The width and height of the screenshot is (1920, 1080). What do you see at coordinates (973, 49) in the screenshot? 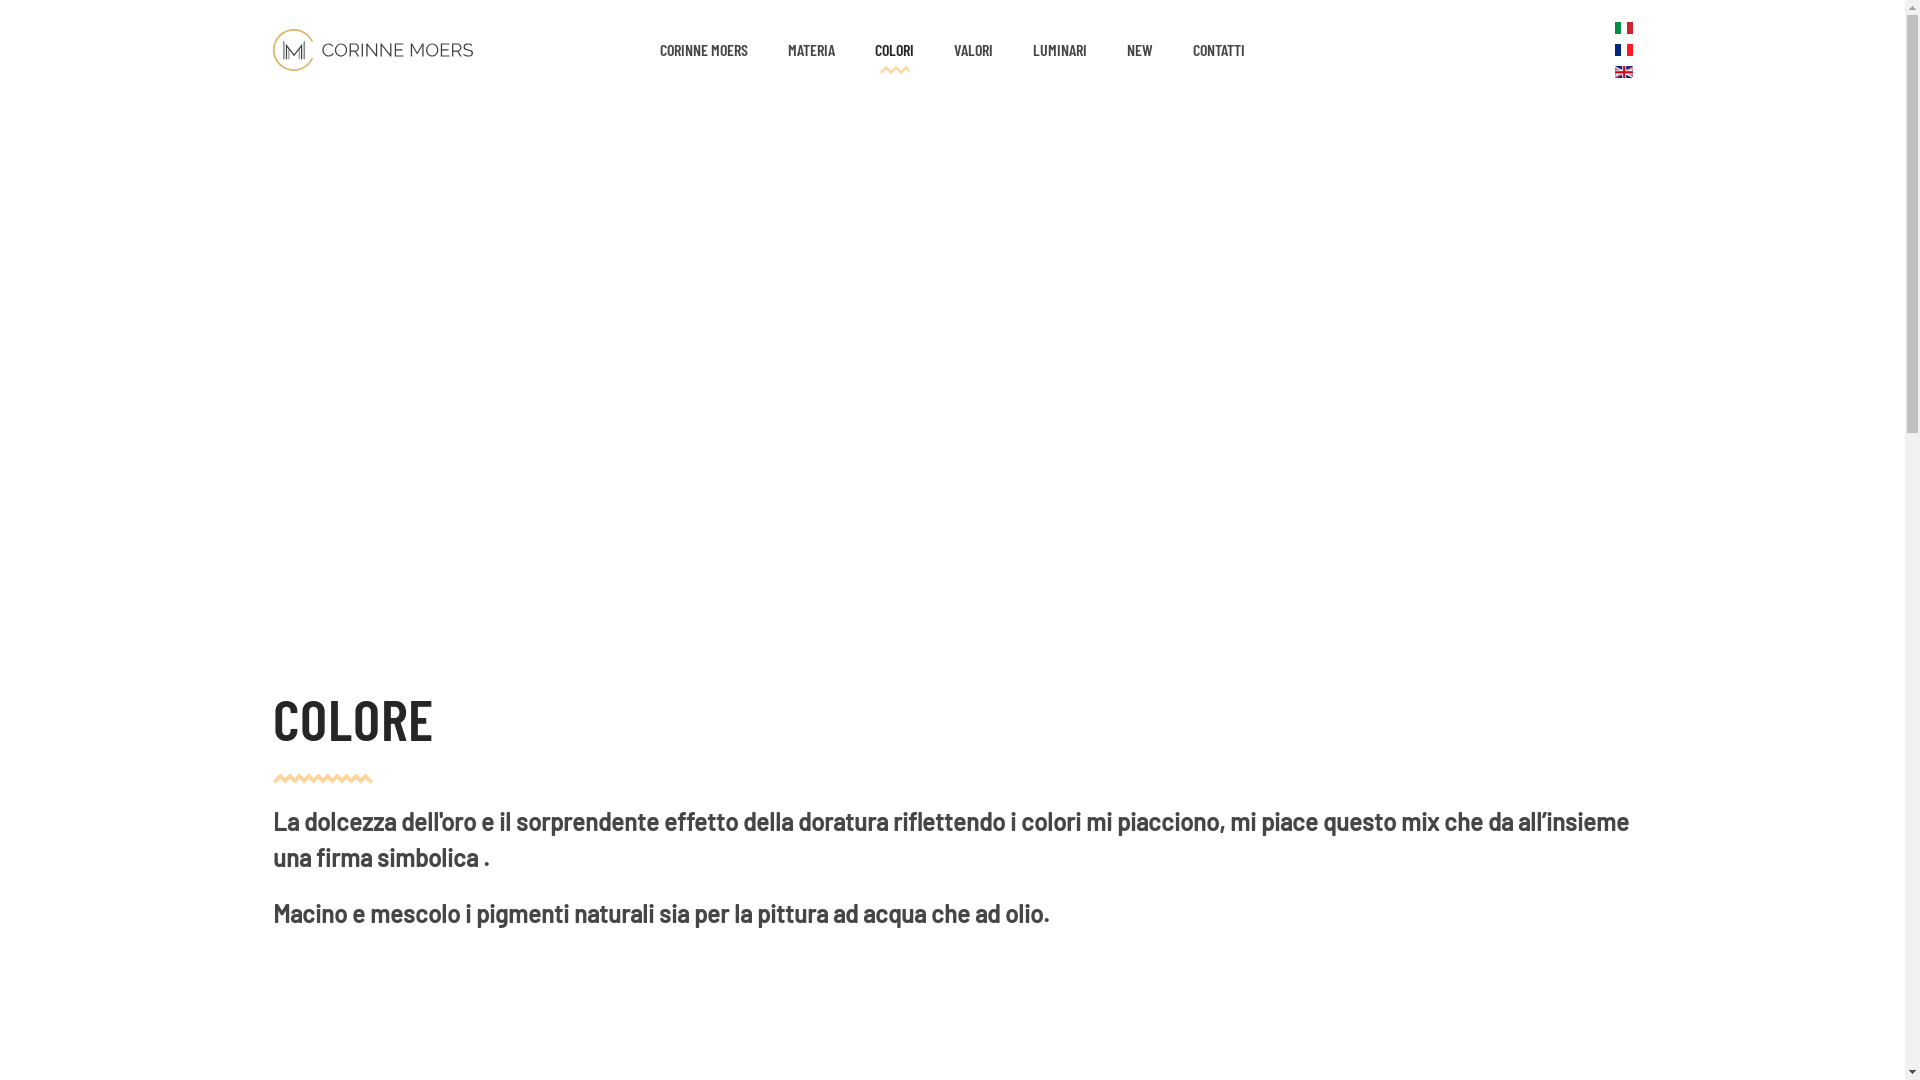
I see `'VALORI'` at bounding box center [973, 49].